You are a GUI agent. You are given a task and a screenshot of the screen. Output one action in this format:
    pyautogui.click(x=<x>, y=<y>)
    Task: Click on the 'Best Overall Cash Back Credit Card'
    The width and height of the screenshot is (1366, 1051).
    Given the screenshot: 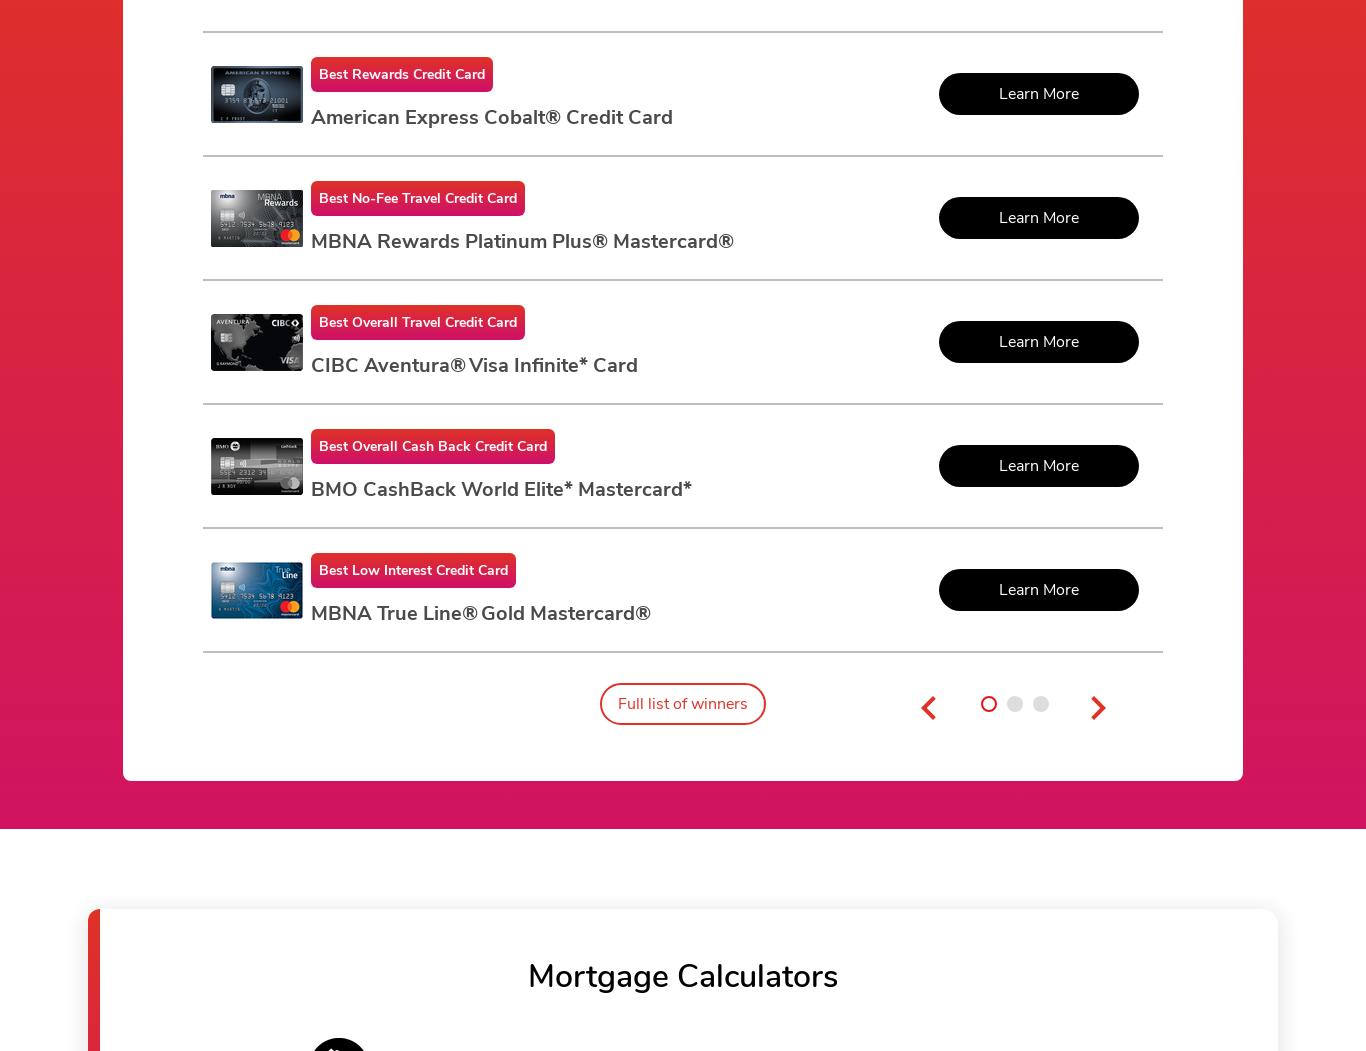 What is the action you would take?
    pyautogui.click(x=432, y=445)
    